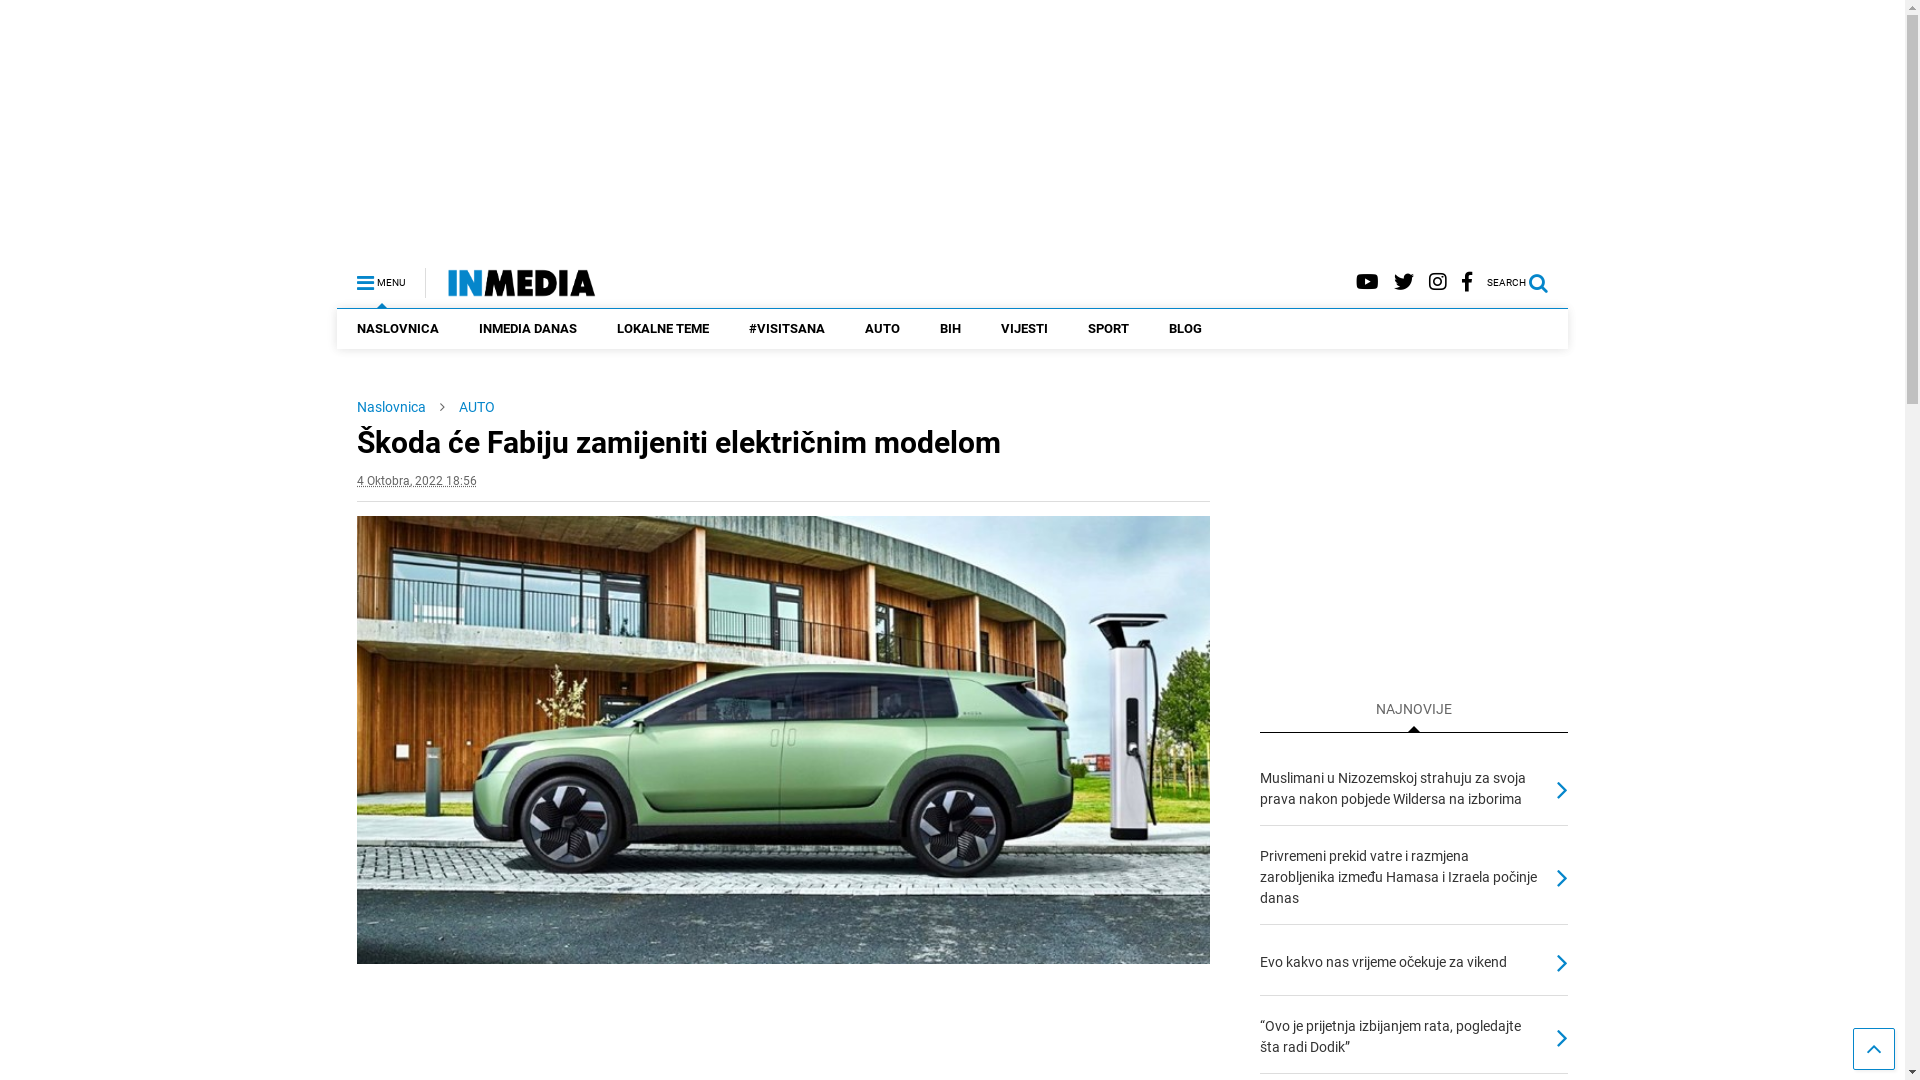  Describe the element at coordinates (416, 481) in the screenshot. I see `'4 Oktobra, 2022 18:56'` at that location.